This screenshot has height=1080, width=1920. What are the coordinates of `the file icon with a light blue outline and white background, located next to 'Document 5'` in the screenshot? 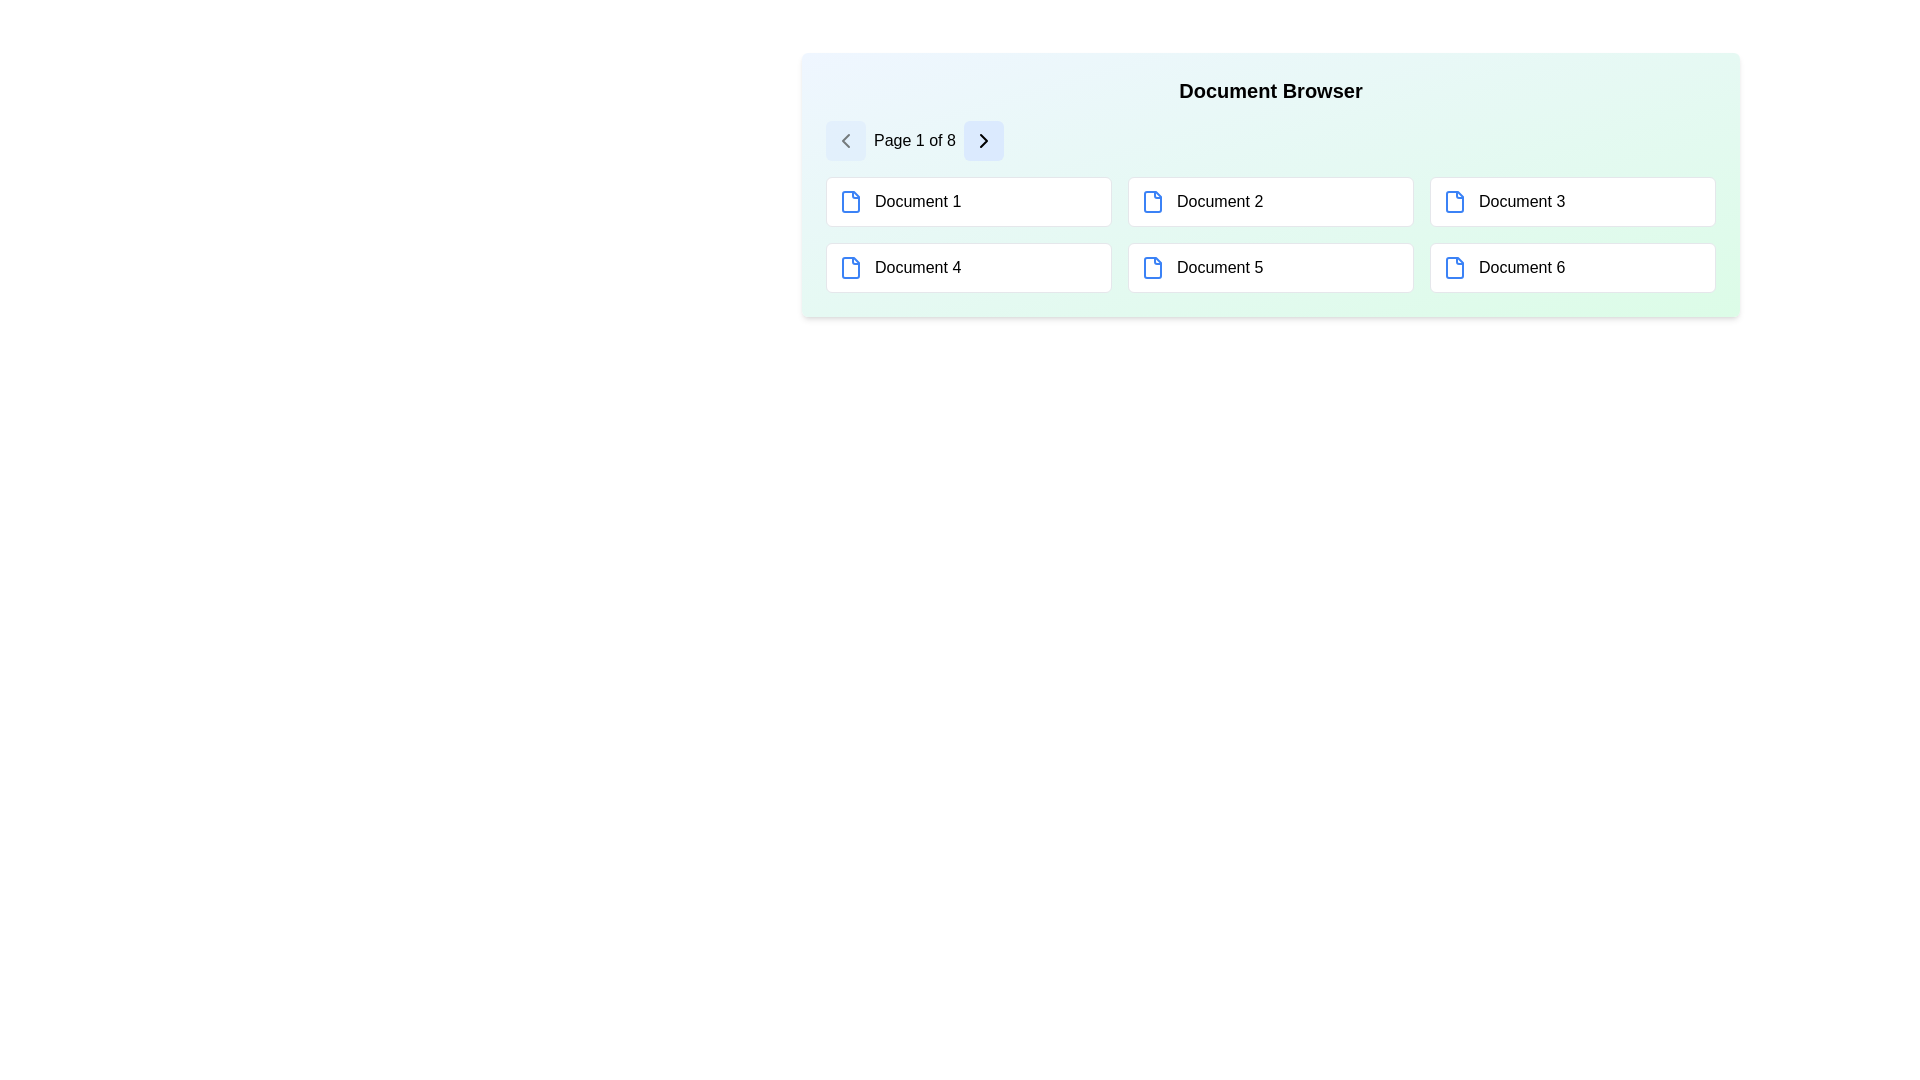 It's located at (1152, 266).